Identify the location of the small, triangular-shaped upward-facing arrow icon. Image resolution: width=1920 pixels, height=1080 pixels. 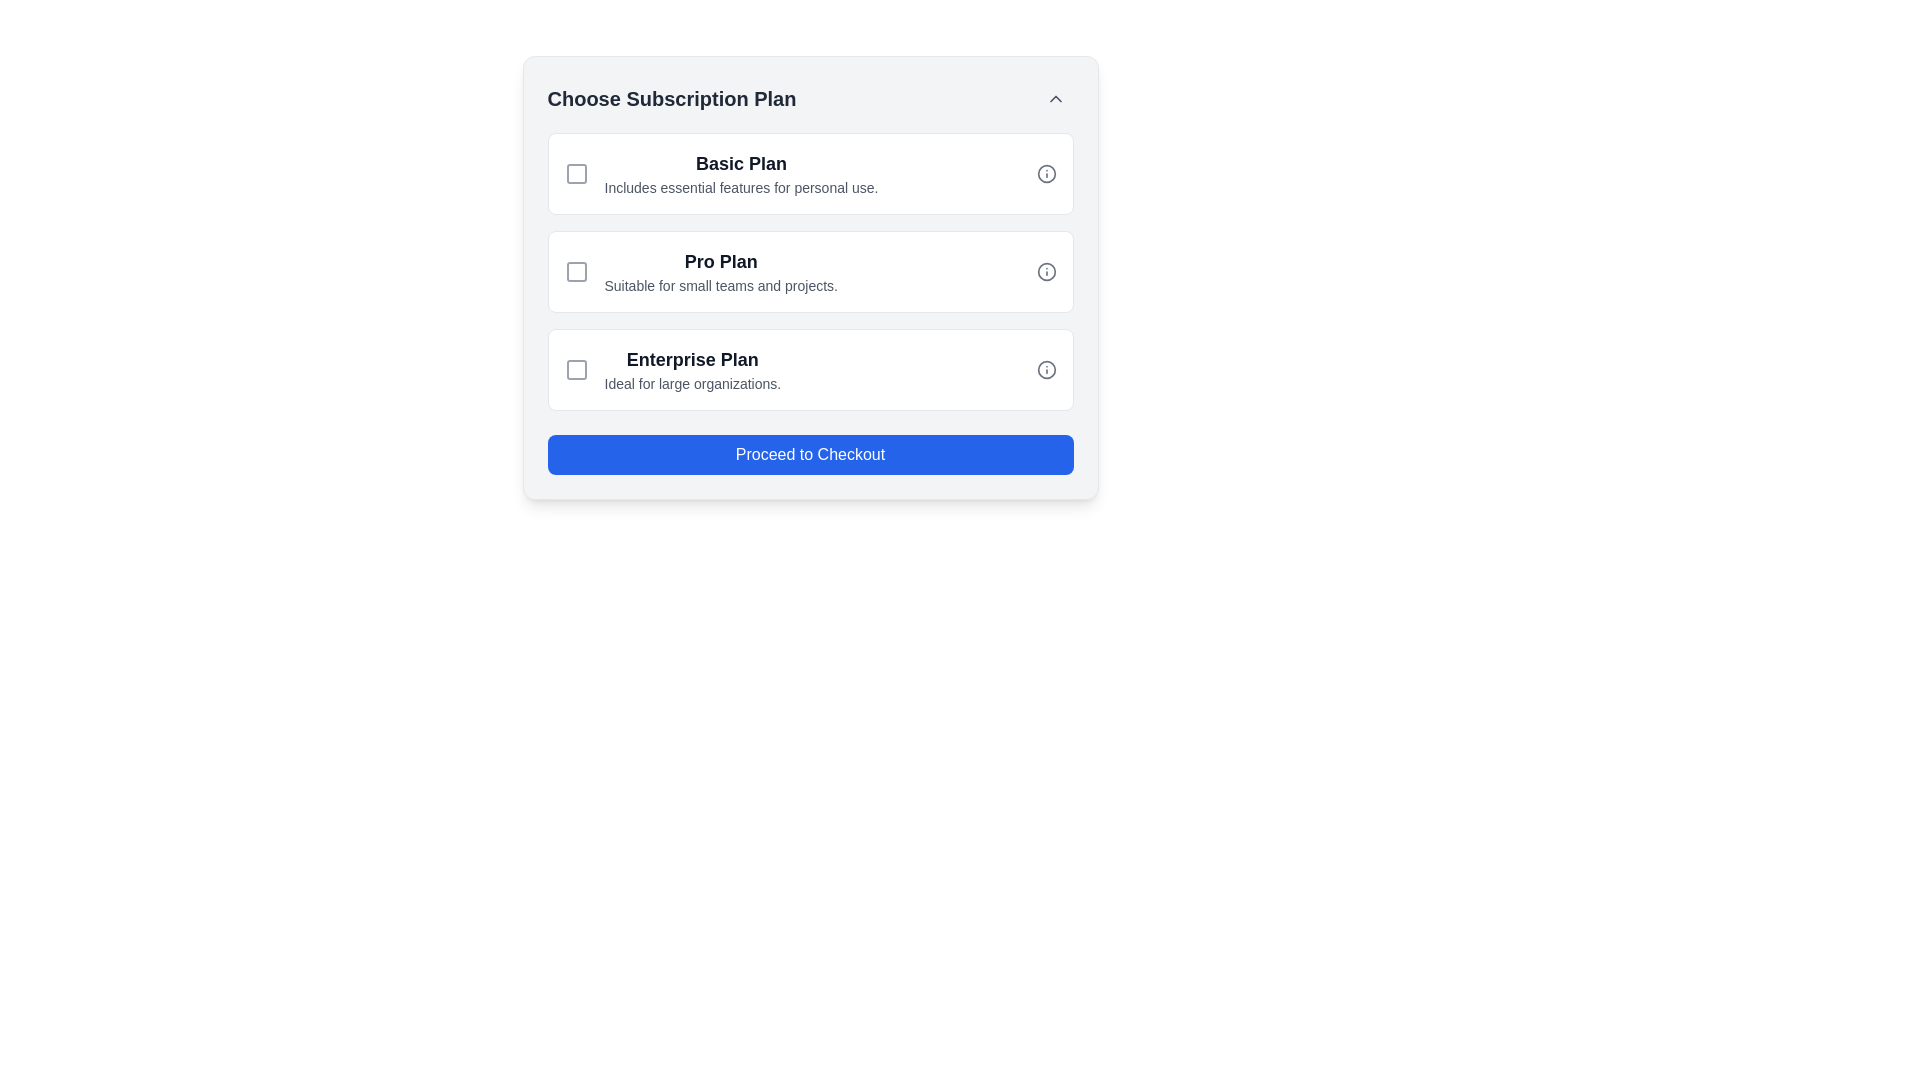
(1054, 99).